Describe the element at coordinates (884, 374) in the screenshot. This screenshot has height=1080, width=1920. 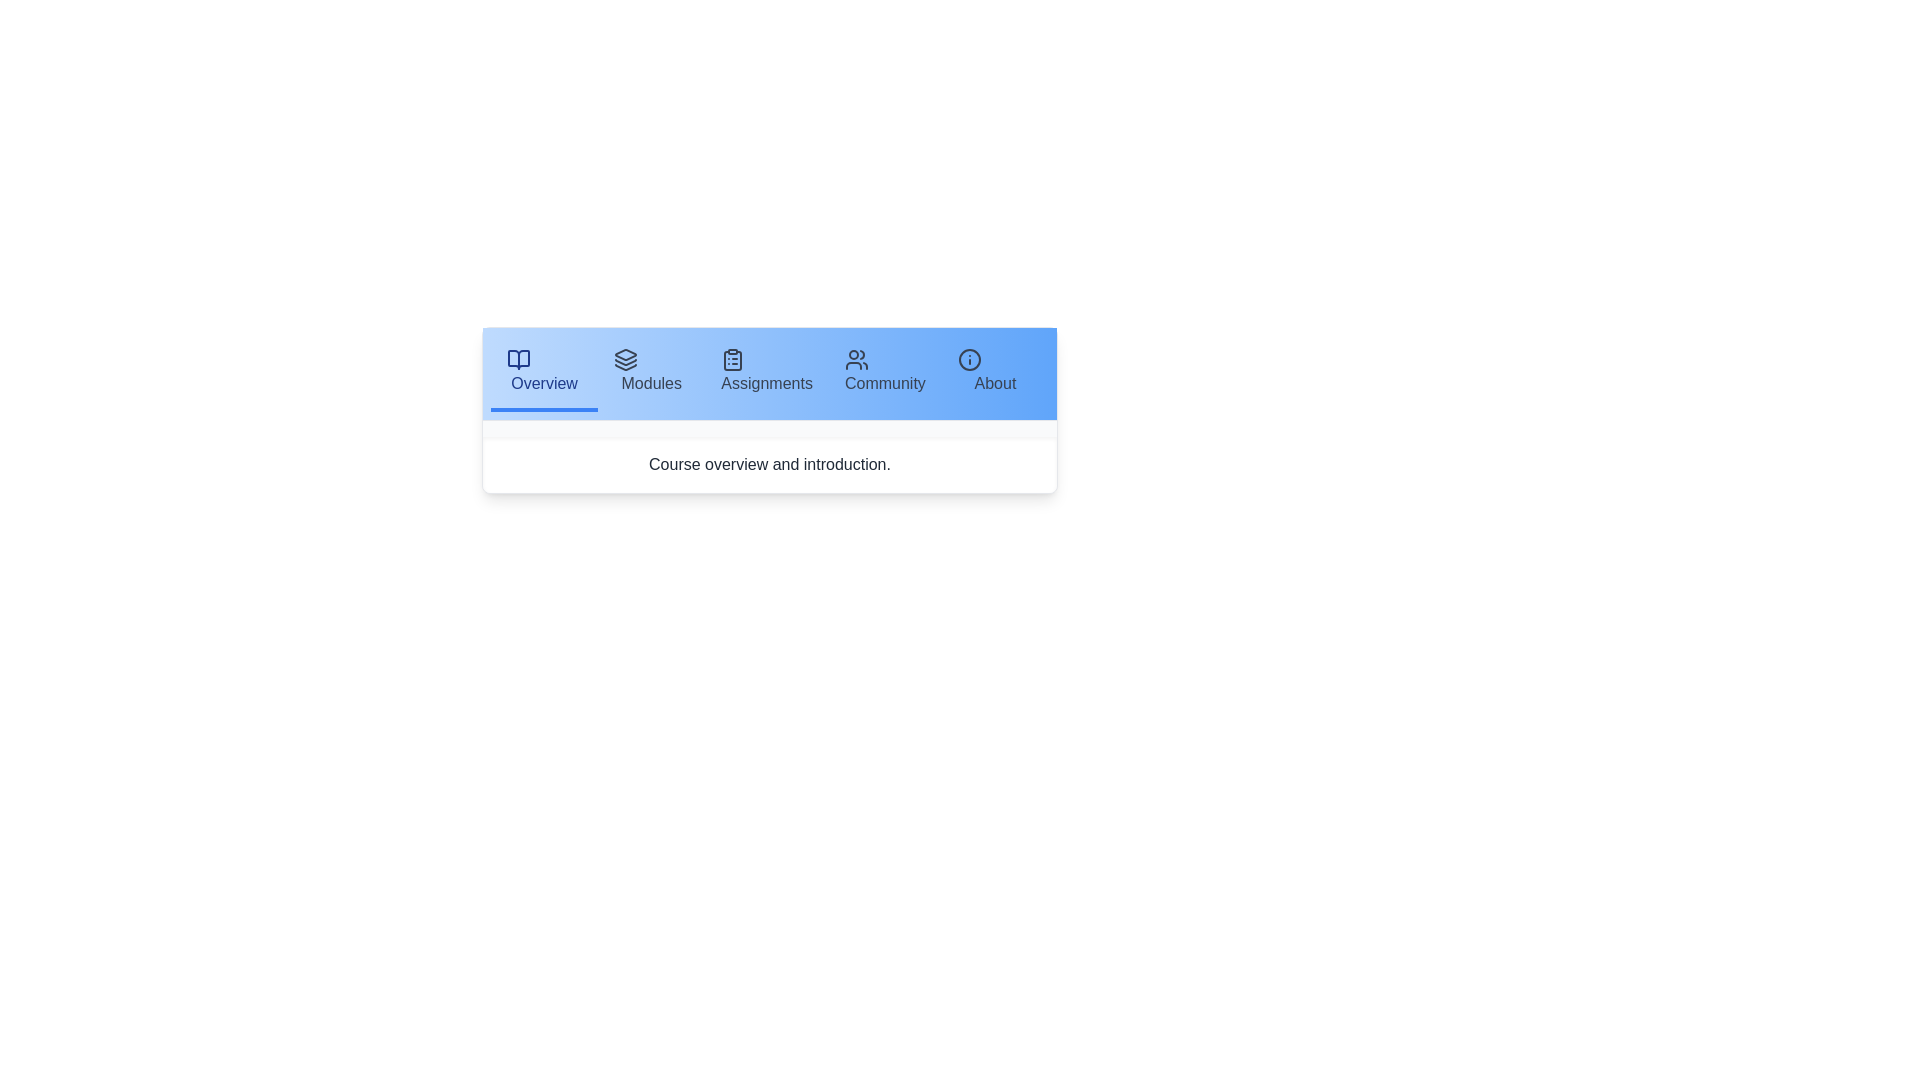
I see `the 'Community' button in the top navigation bar` at that location.